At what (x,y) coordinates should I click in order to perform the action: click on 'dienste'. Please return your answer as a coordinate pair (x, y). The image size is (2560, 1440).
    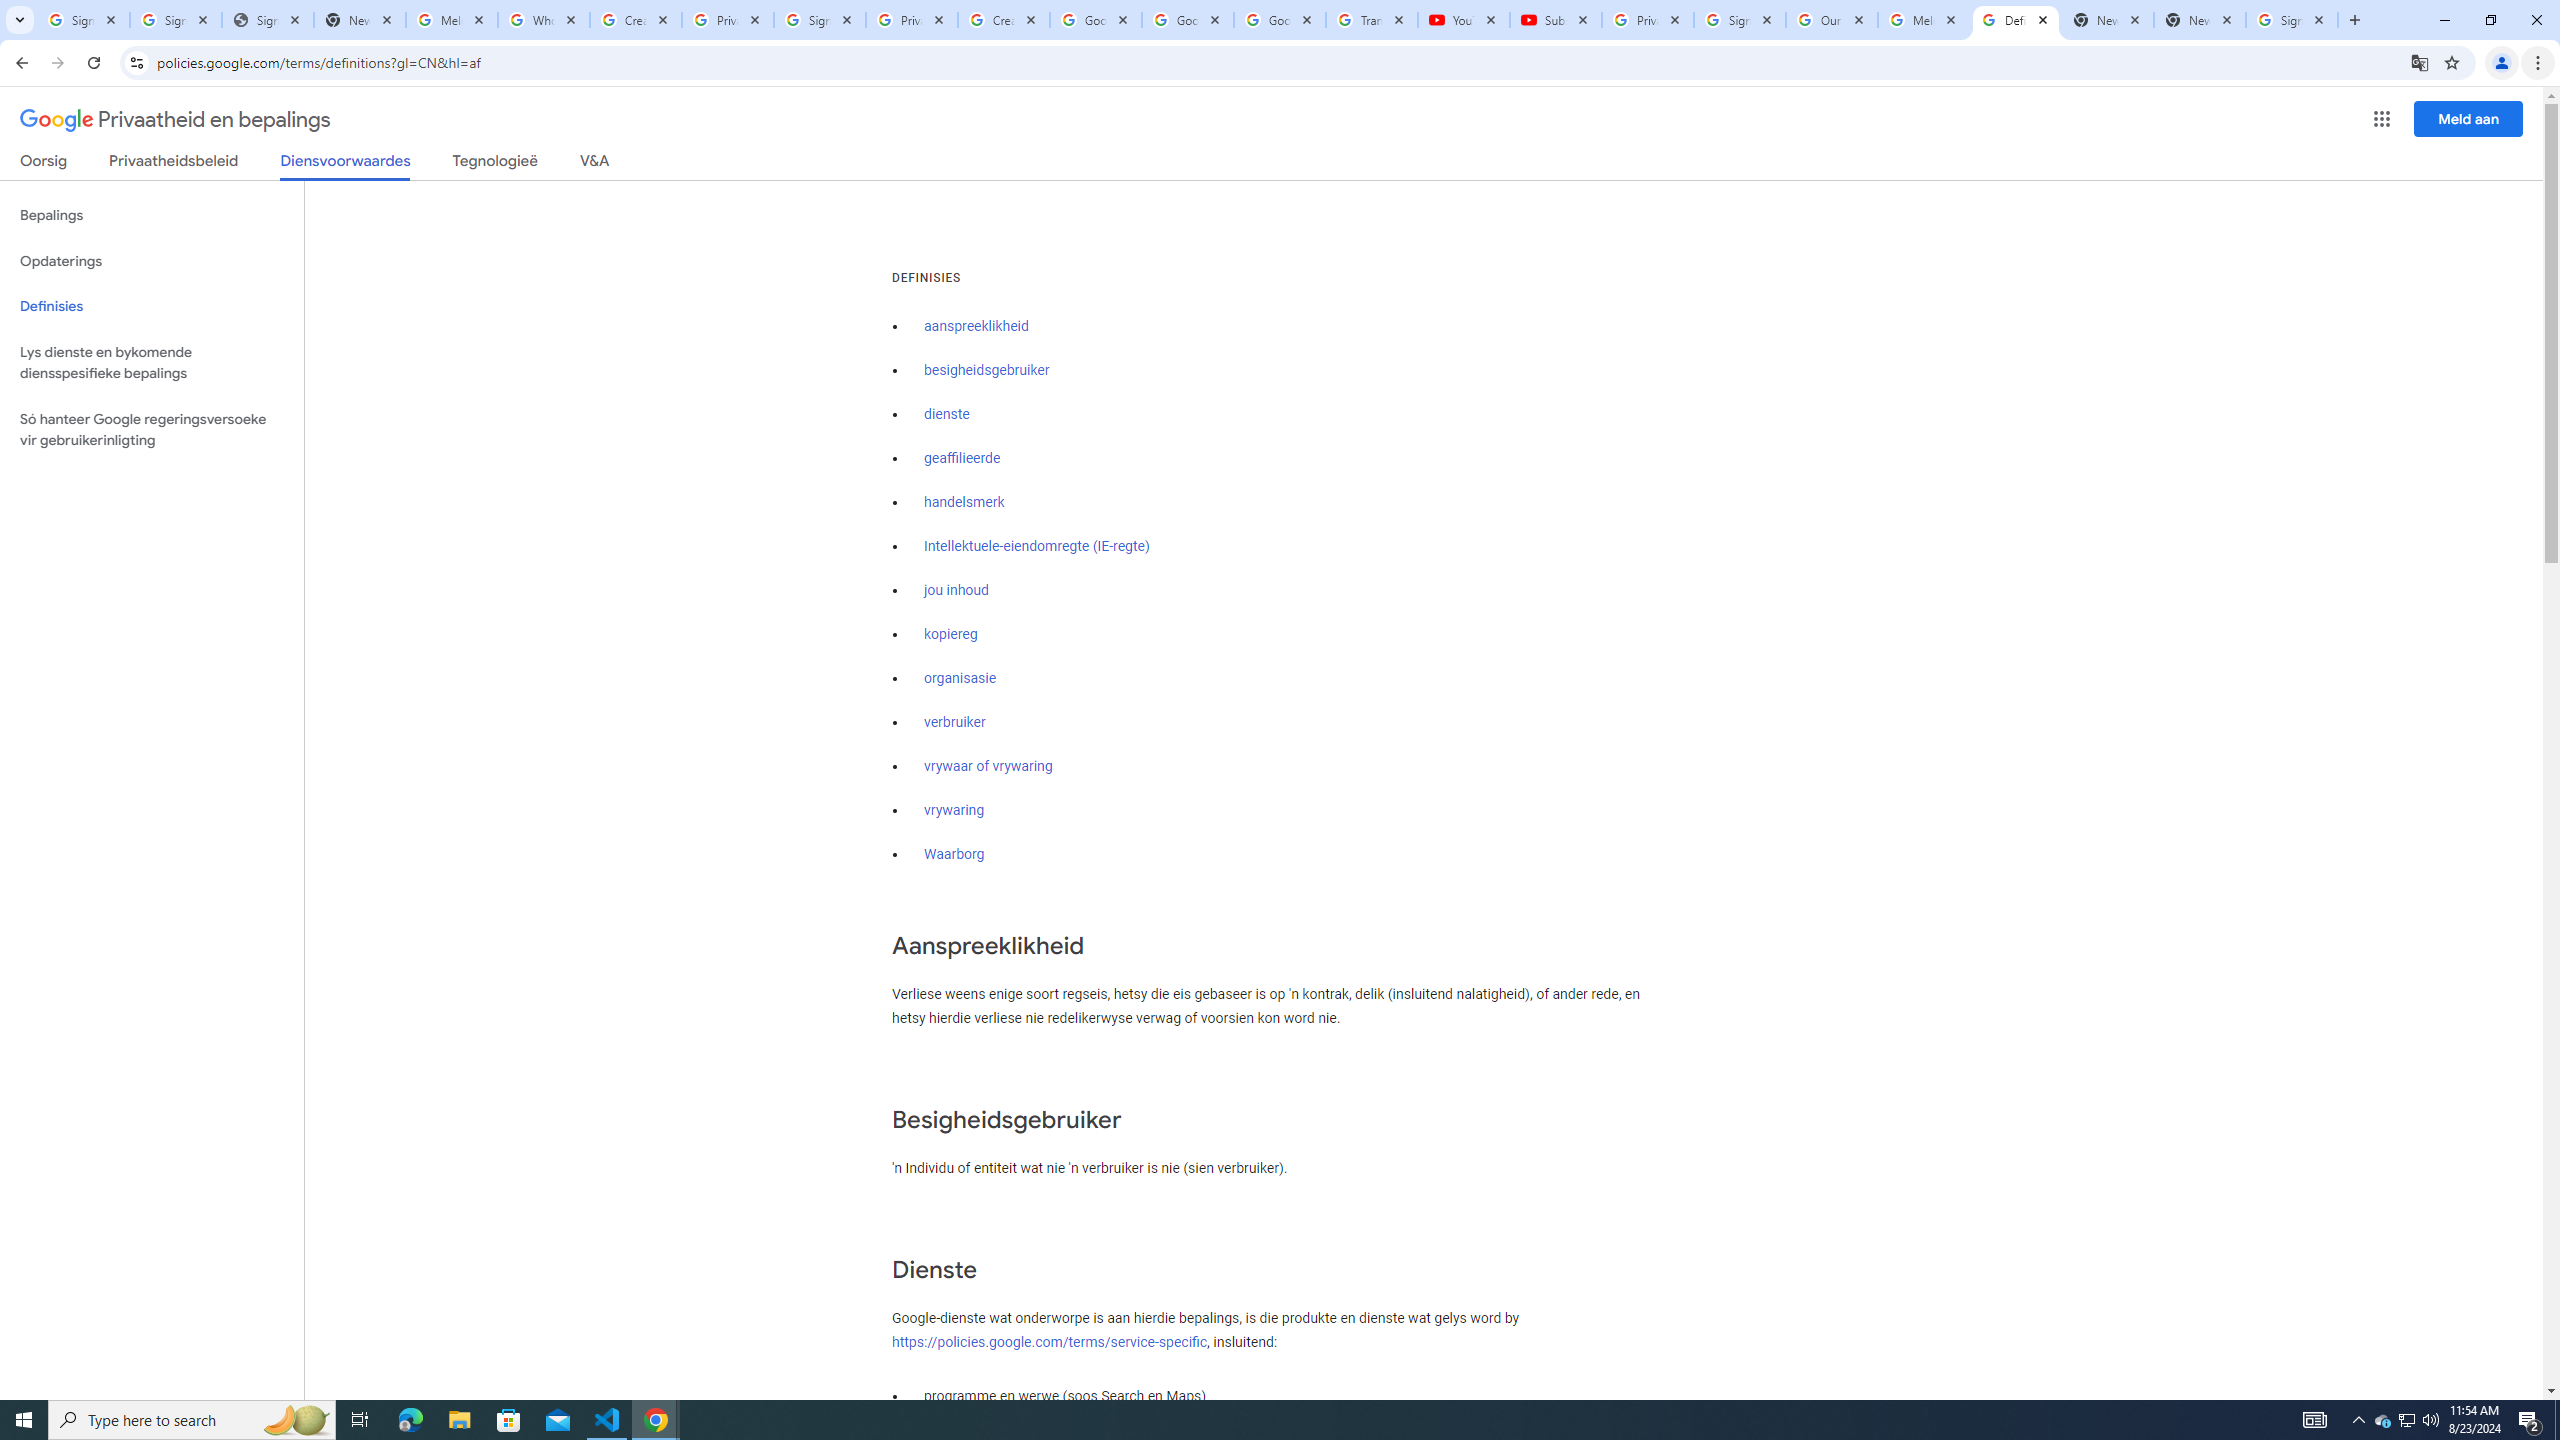
    Looking at the image, I should click on (946, 413).